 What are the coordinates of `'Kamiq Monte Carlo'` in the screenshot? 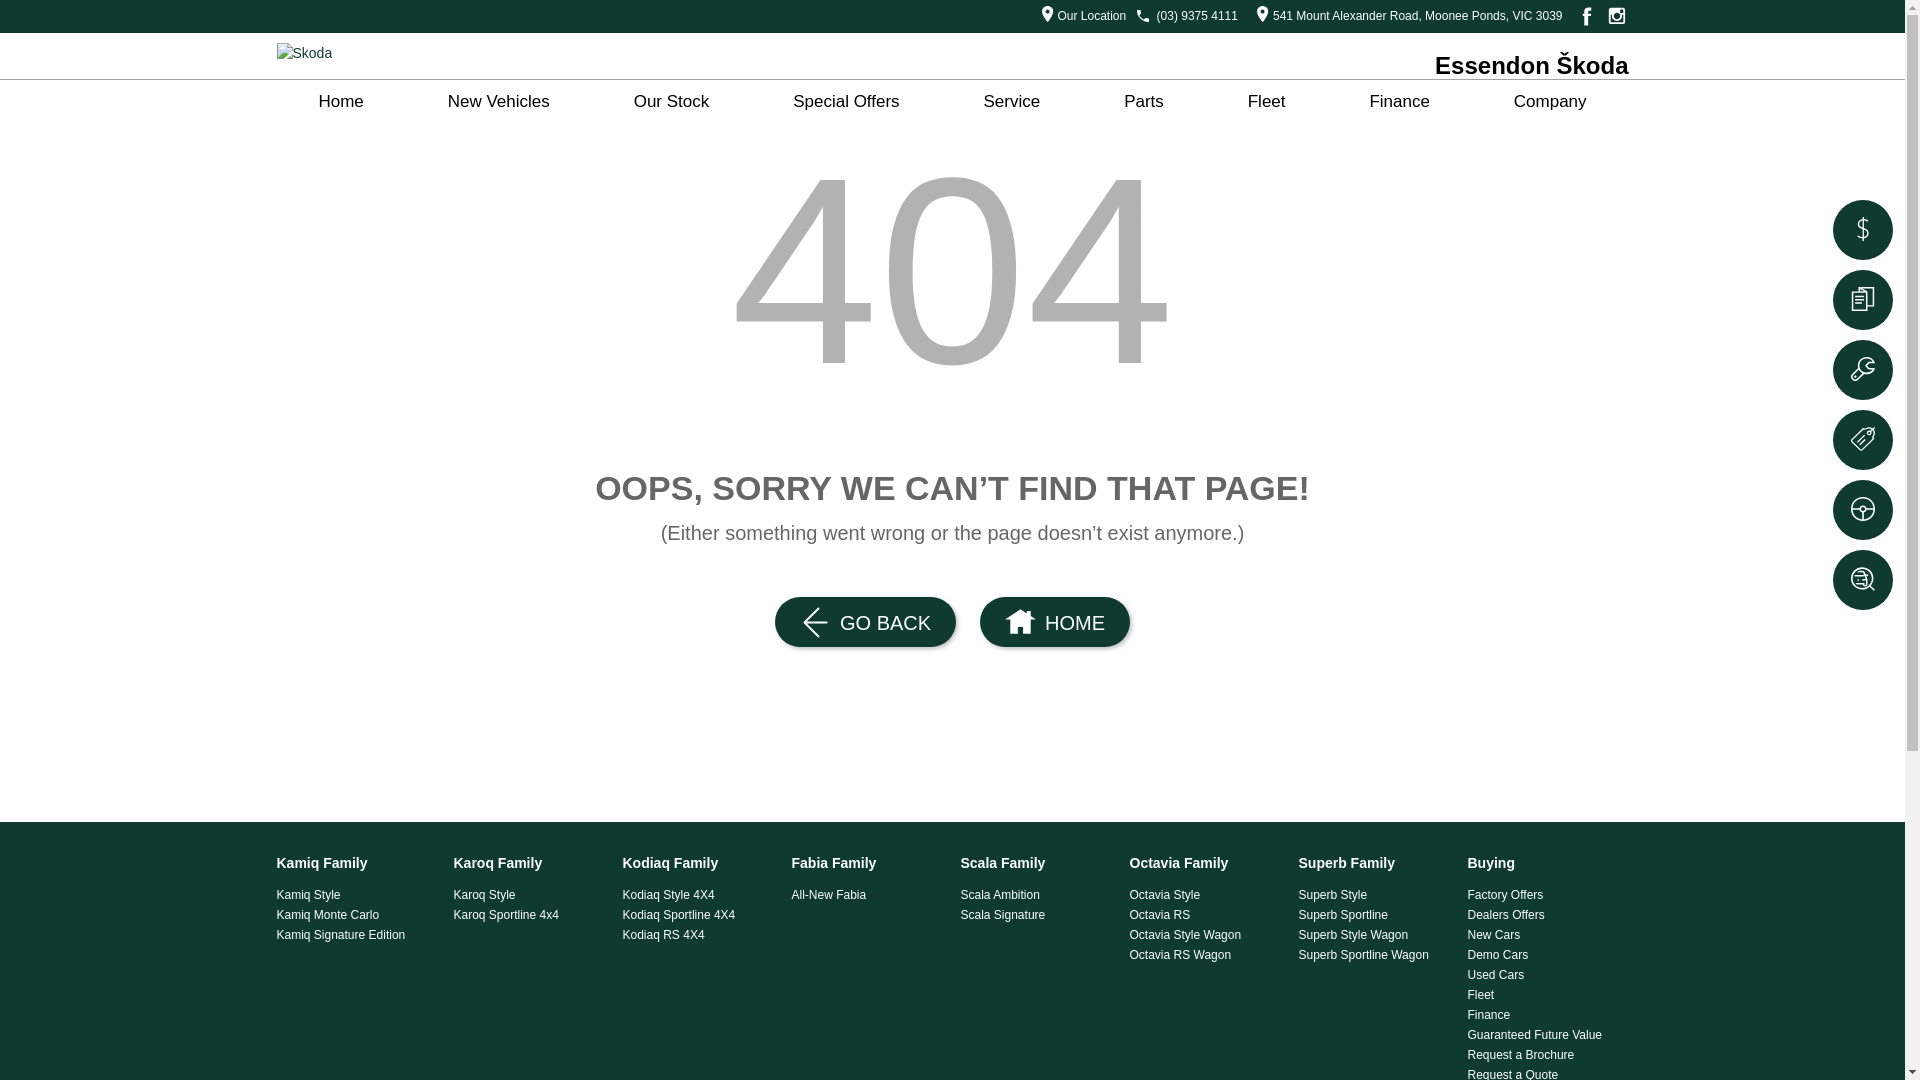 It's located at (352, 914).